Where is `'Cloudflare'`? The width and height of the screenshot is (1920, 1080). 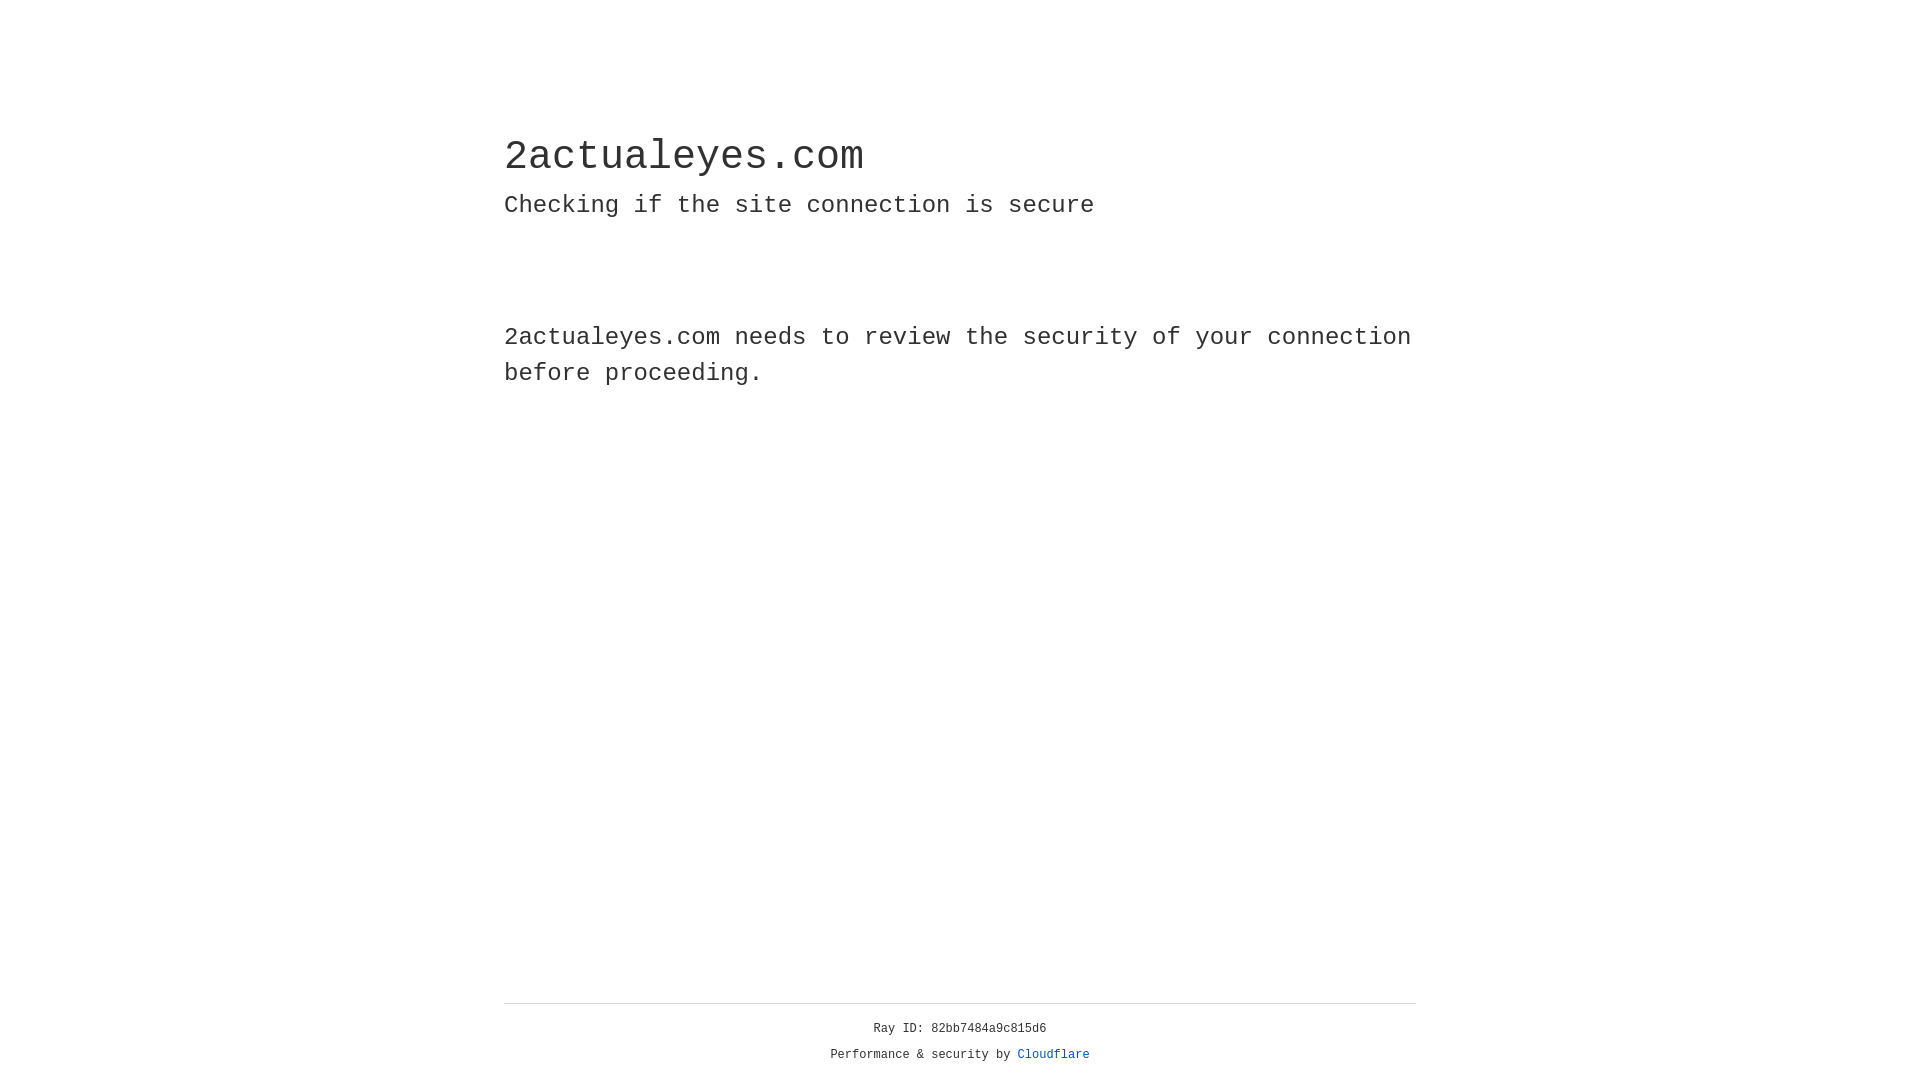
'Cloudflare' is located at coordinates (1053, 1054).